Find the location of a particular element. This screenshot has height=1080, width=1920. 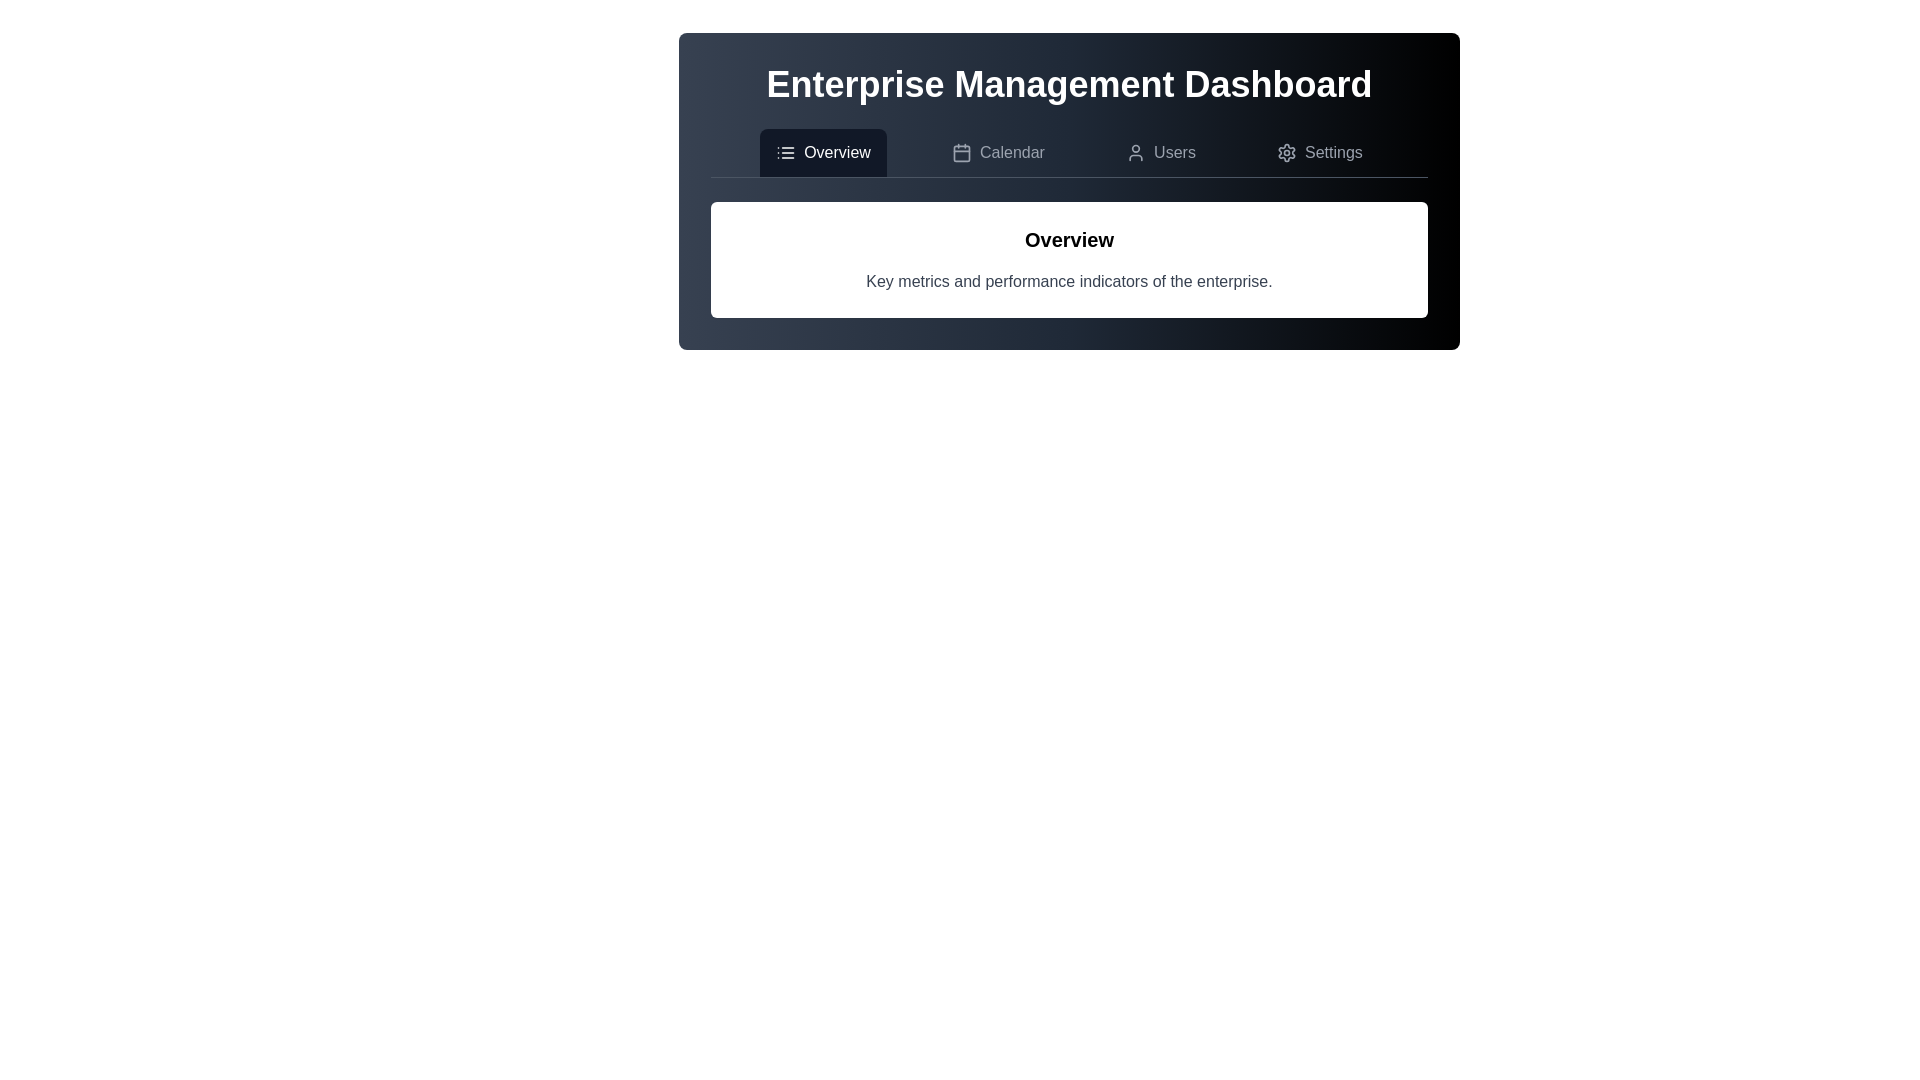

the cogwheel-like settings icon located at the top-right corner of the navigation bar is located at coordinates (1286, 152).